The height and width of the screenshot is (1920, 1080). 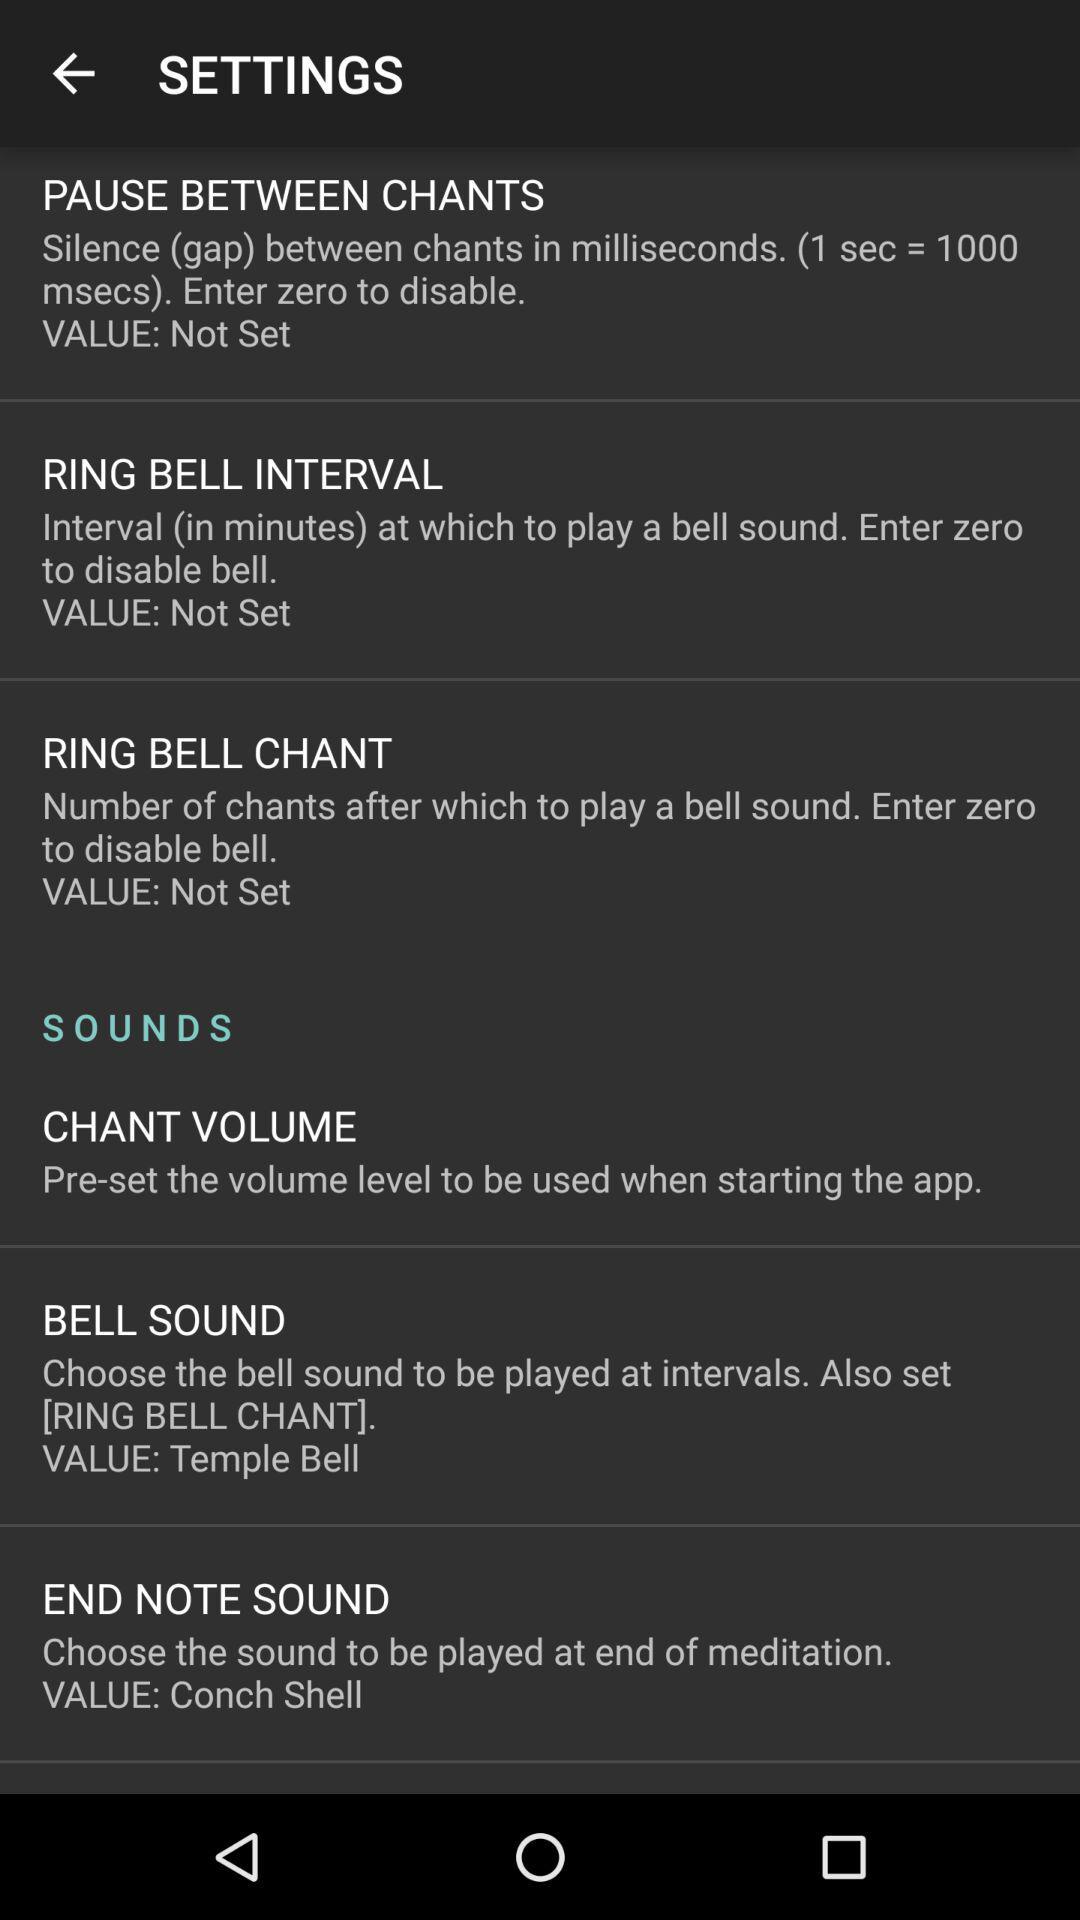 I want to click on the interval in minutes icon, so click(x=540, y=567).